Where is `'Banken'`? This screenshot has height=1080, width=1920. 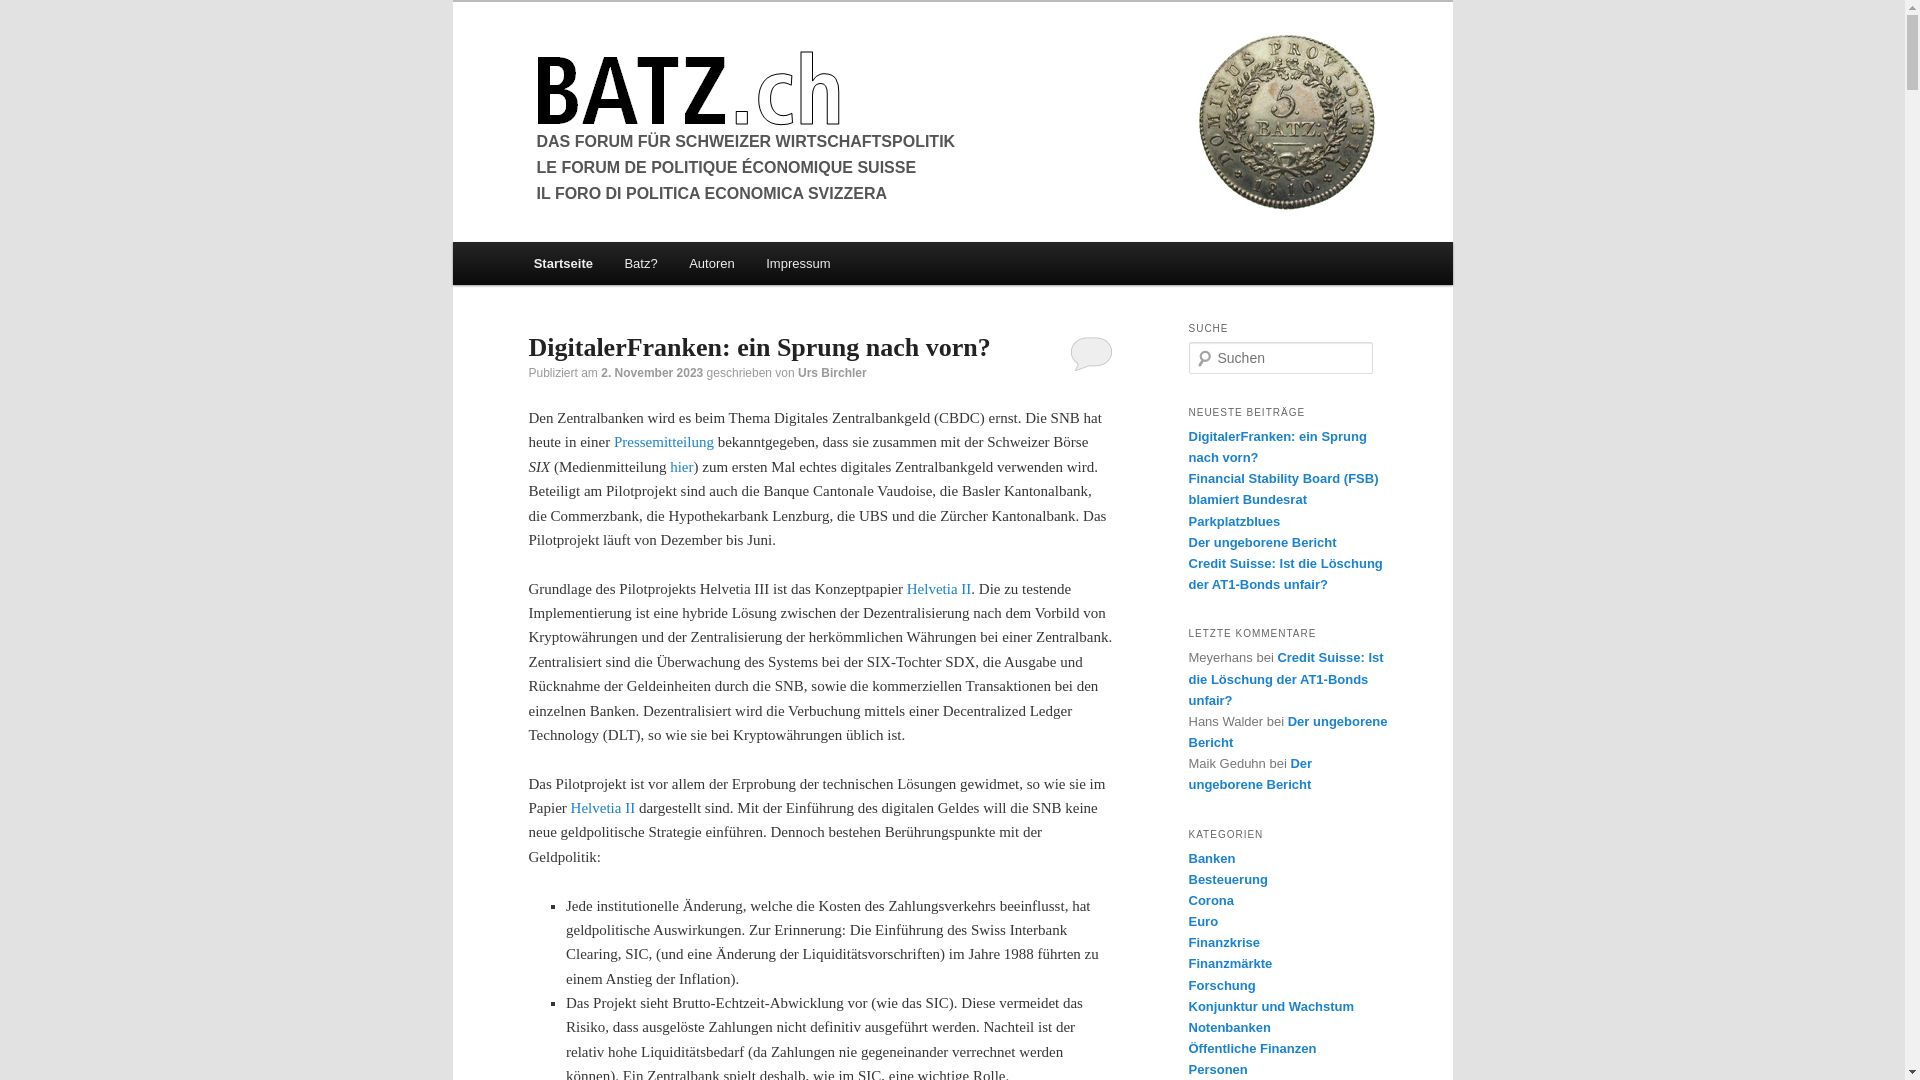
'Banken' is located at coordinates (1210, 857).